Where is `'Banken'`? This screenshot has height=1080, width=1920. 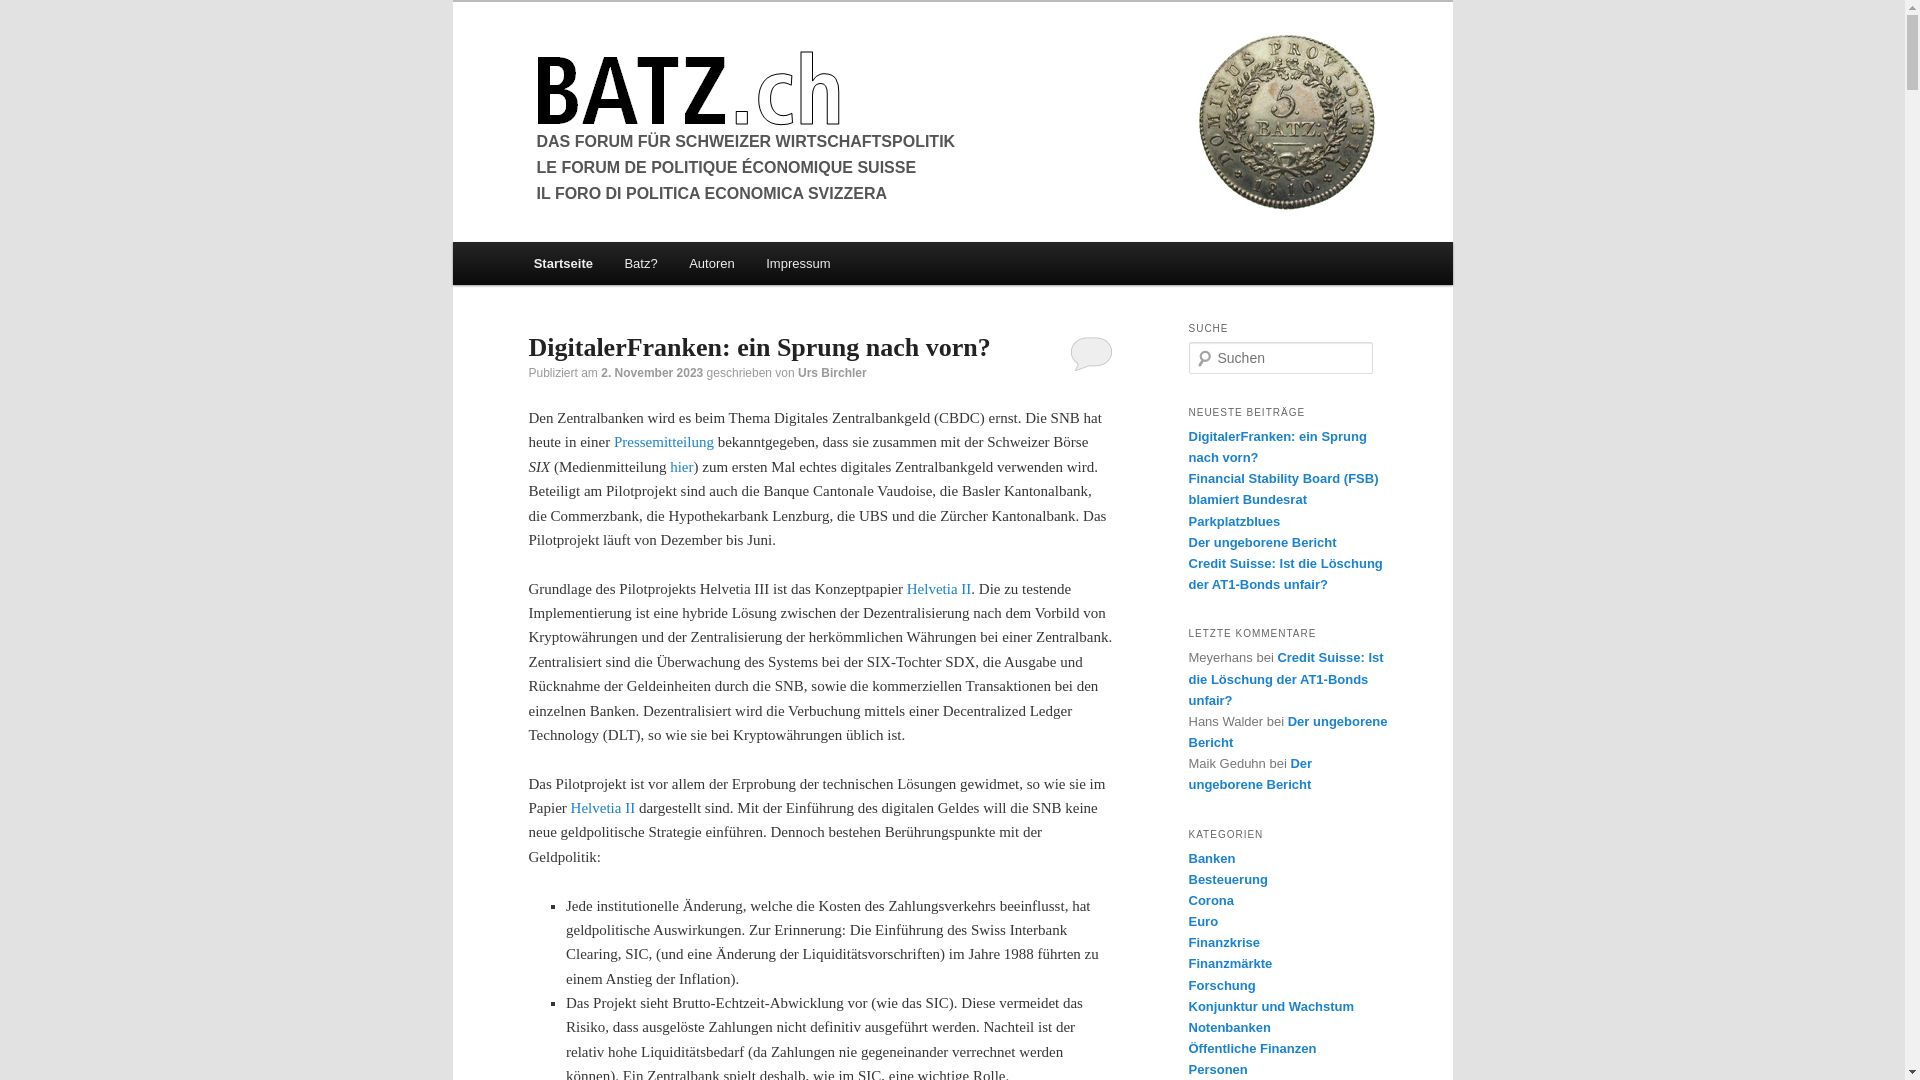
'Banken' is located at coordinates (1210, 857).